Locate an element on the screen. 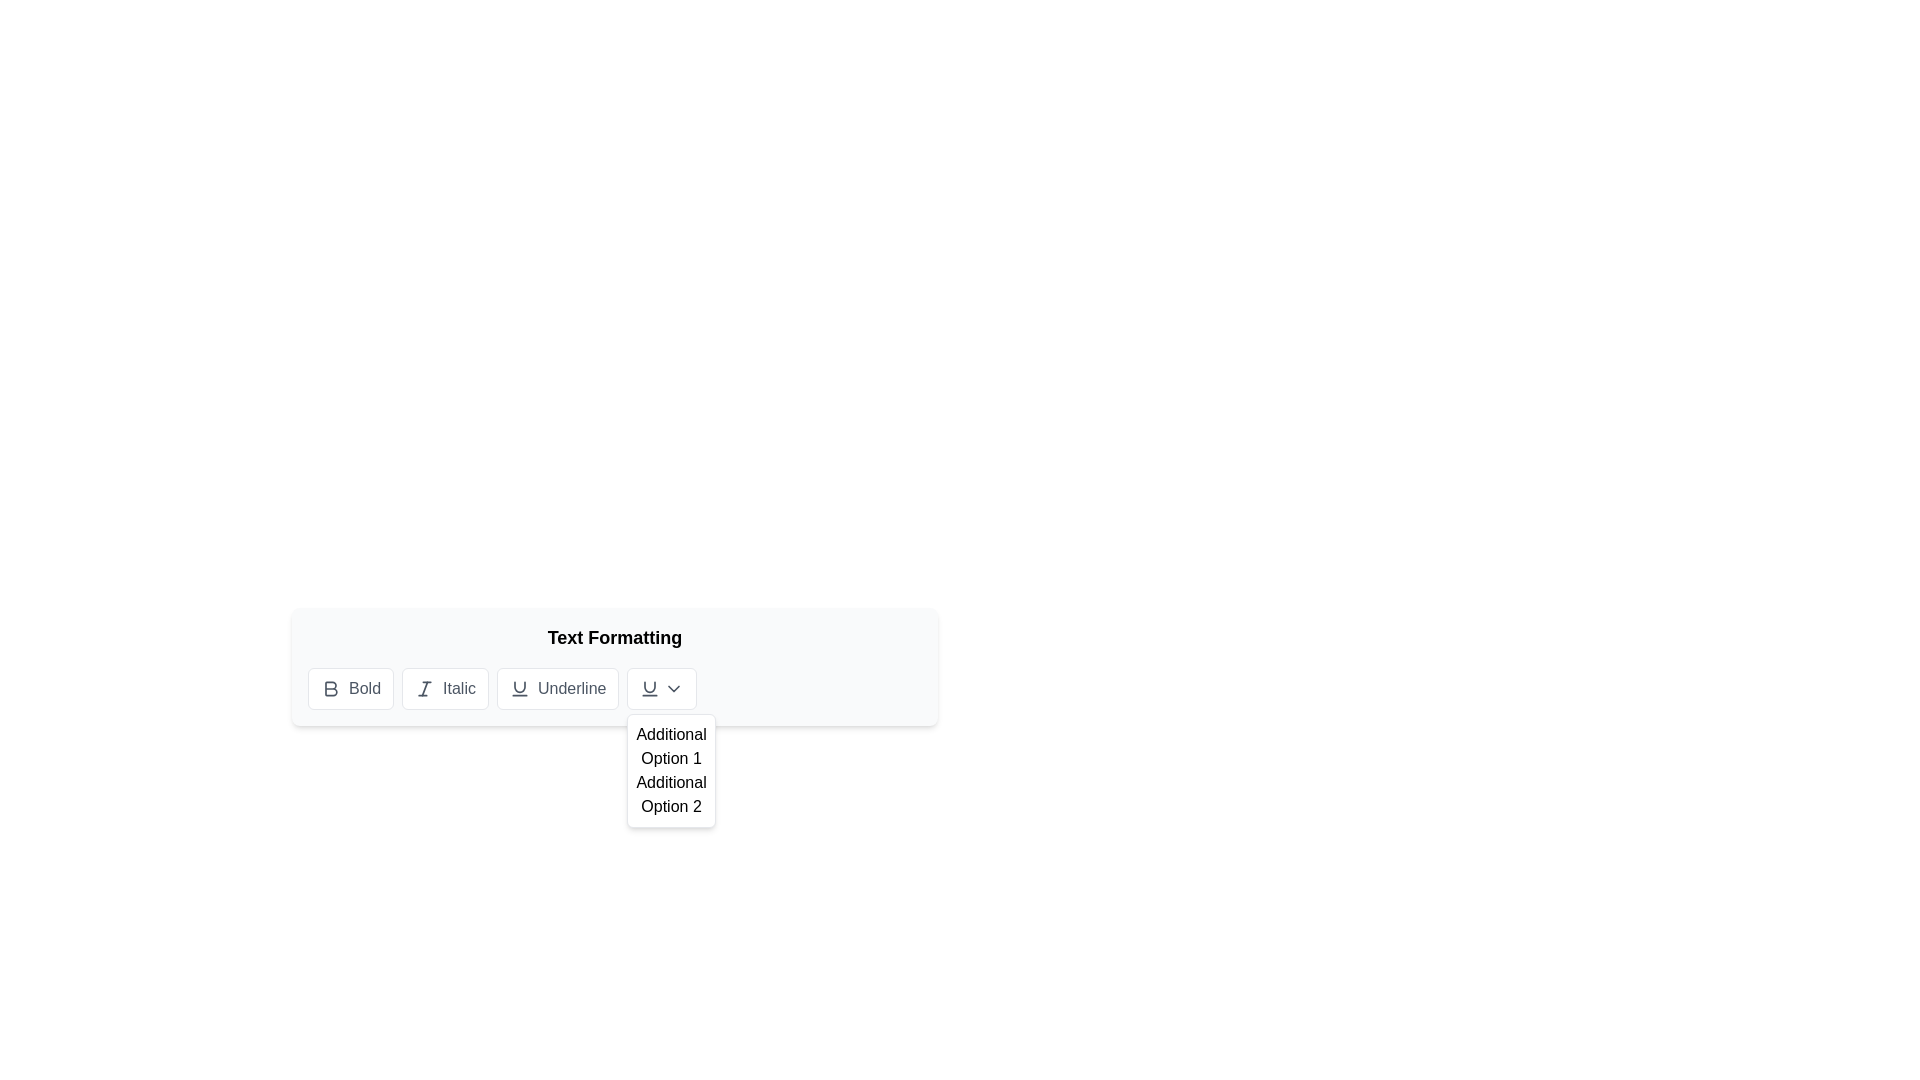 The image size is (1920, 1080). the diagonal line component of the italic text styling icon located in the text formatting toolbar is located at coordinates (424, 688).